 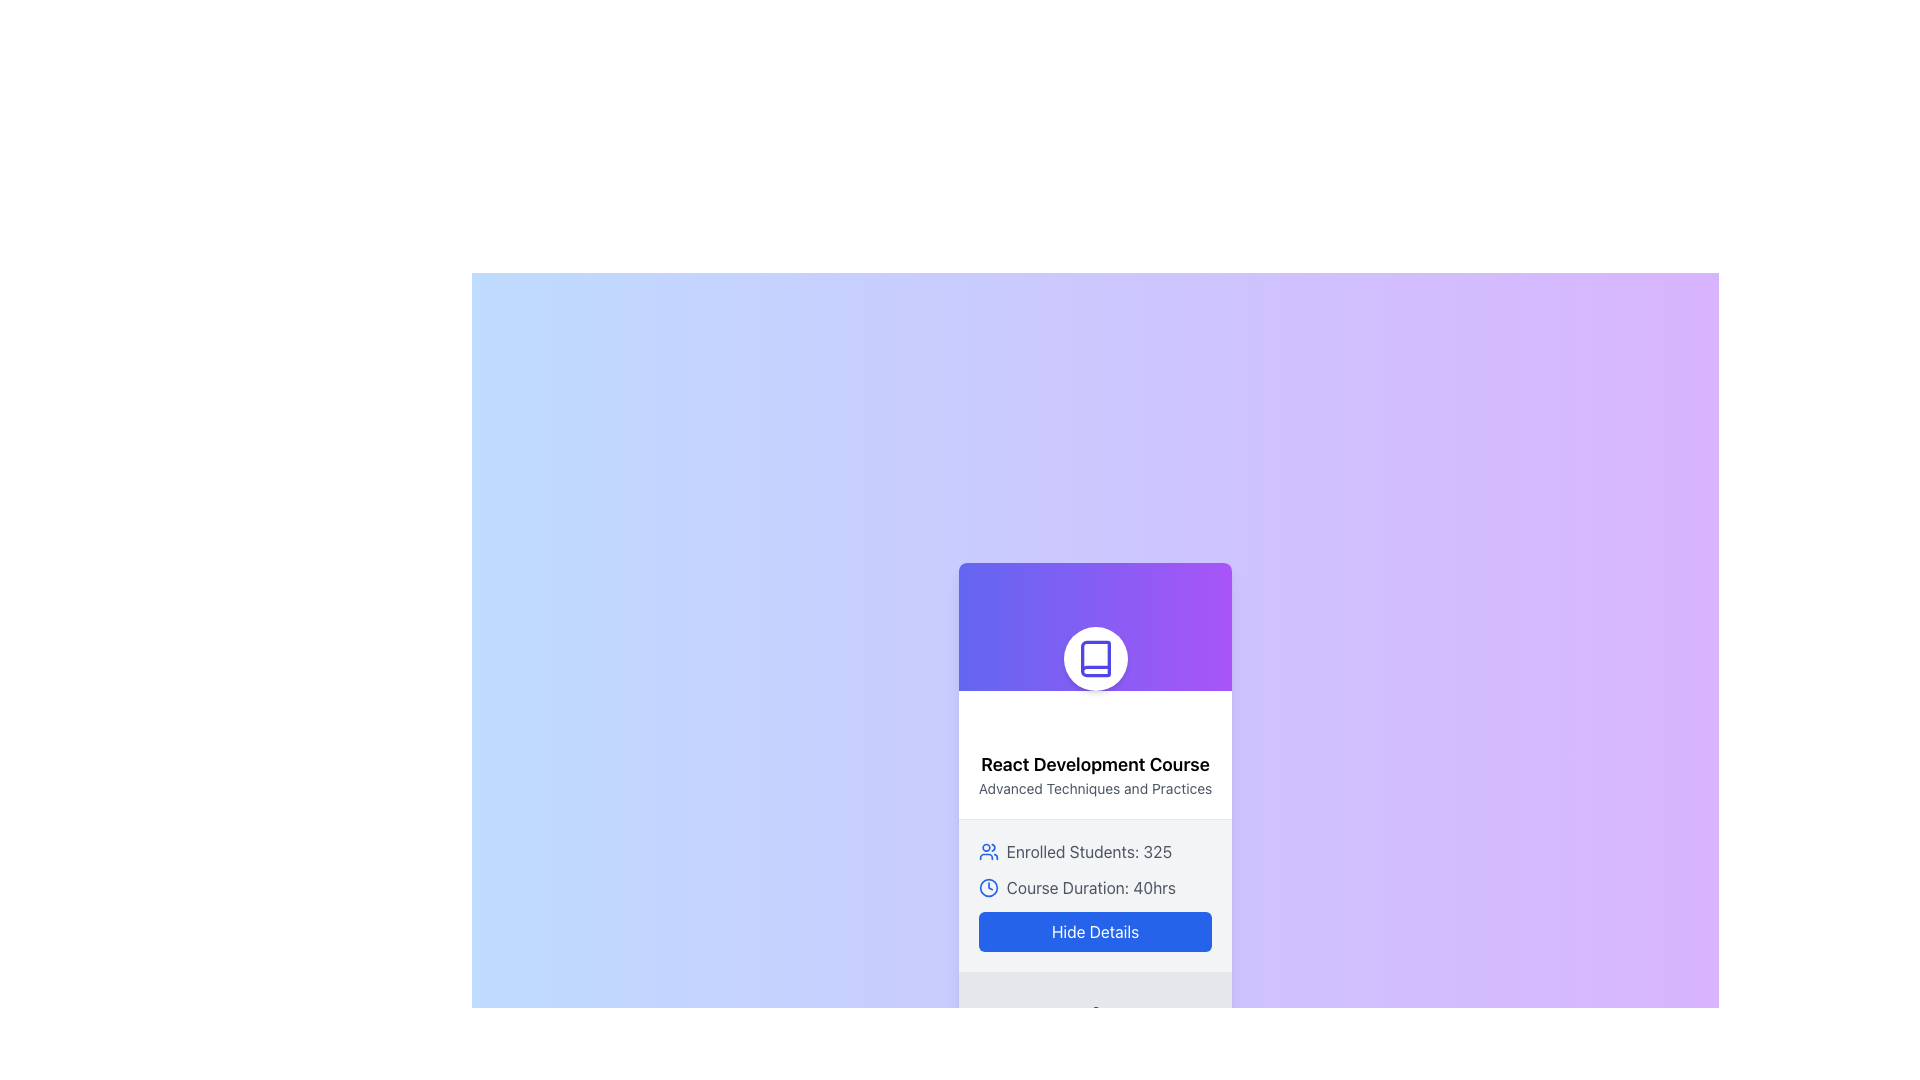 What do you see at coordinates (1094, 932) in the screenshot?
I see `the button located at the bottom of the course information card` at bounding box center [1094, 932].